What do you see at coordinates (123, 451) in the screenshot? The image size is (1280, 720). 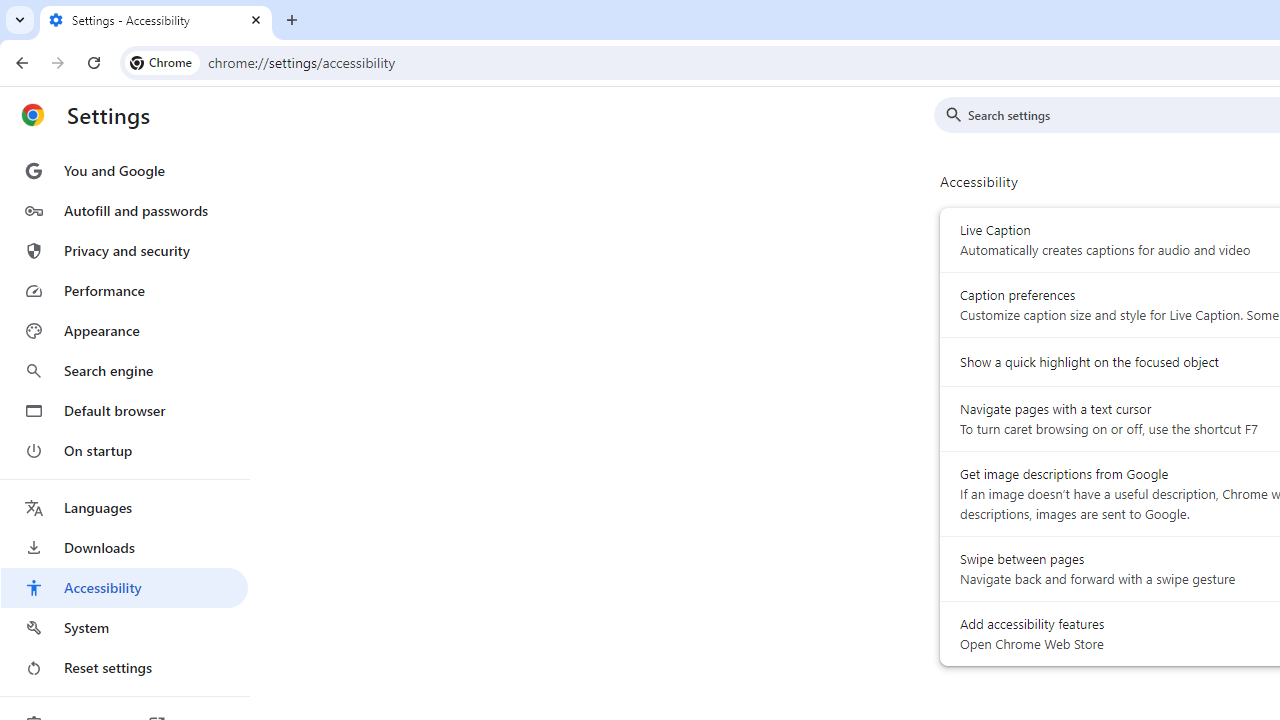 I see `'On startup'` at bounding box center [123, 451].